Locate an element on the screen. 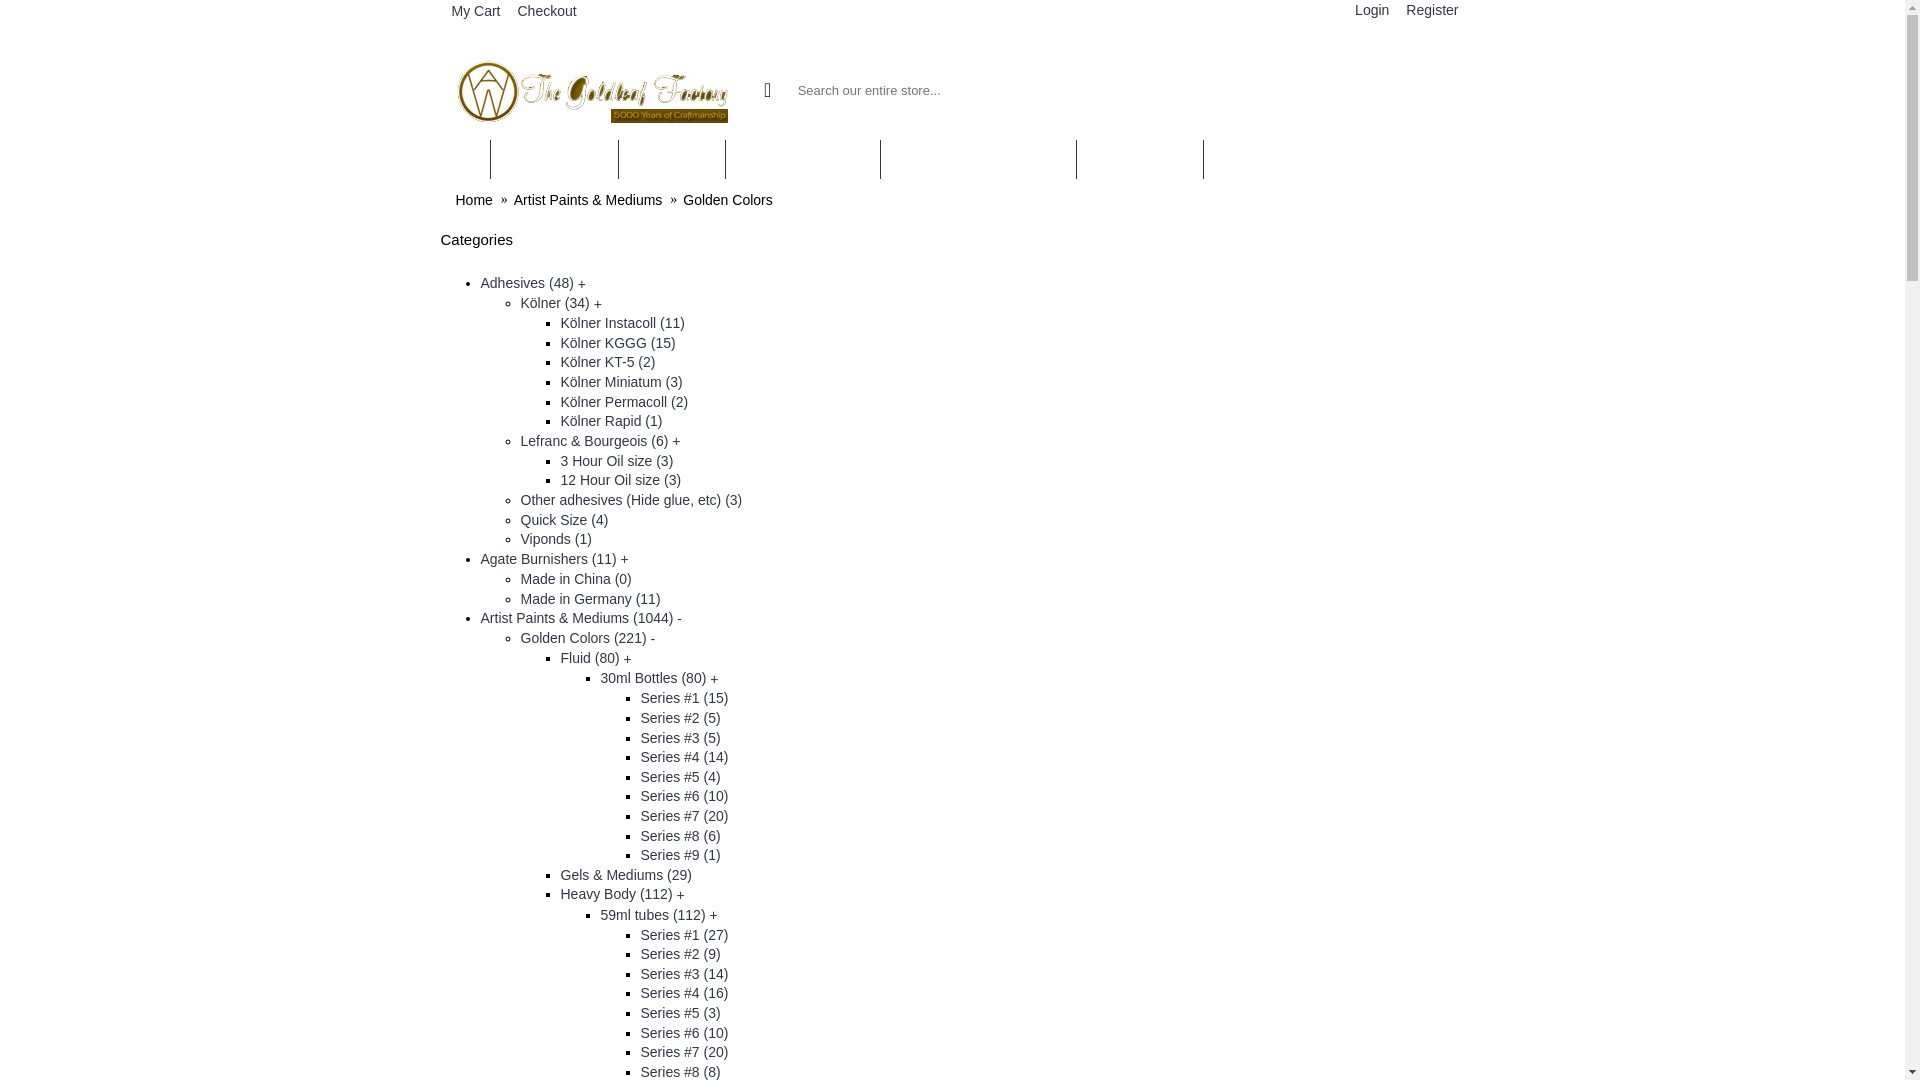 Image resolution: width=1920 pixels, height=1080 pixels. 'Series #2 (9)' is located at coordinates (680, 952).